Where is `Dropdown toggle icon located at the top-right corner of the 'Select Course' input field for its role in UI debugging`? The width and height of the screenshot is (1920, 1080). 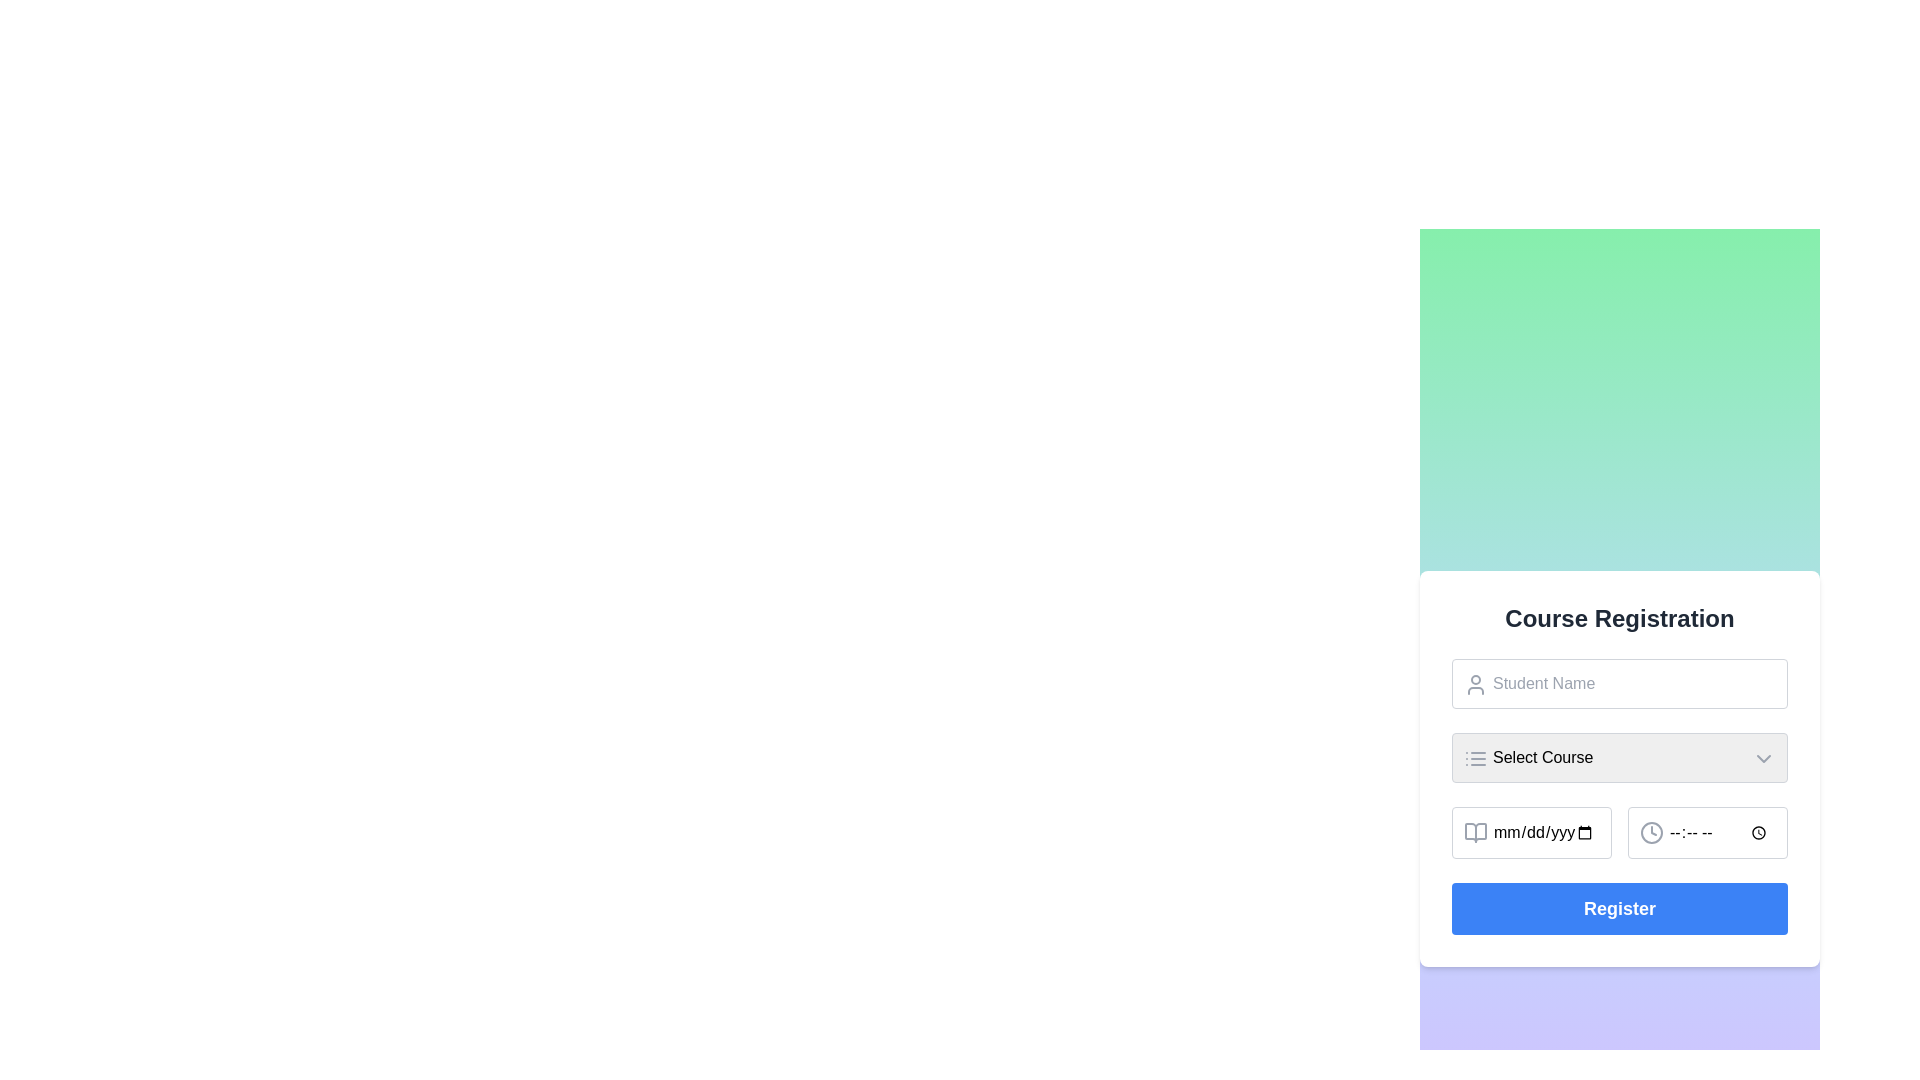 Dropdown toggle icon located at the top-right corner of the 'Select Course' input field for its role in UI debugging is located at coordinates (1763, 759).